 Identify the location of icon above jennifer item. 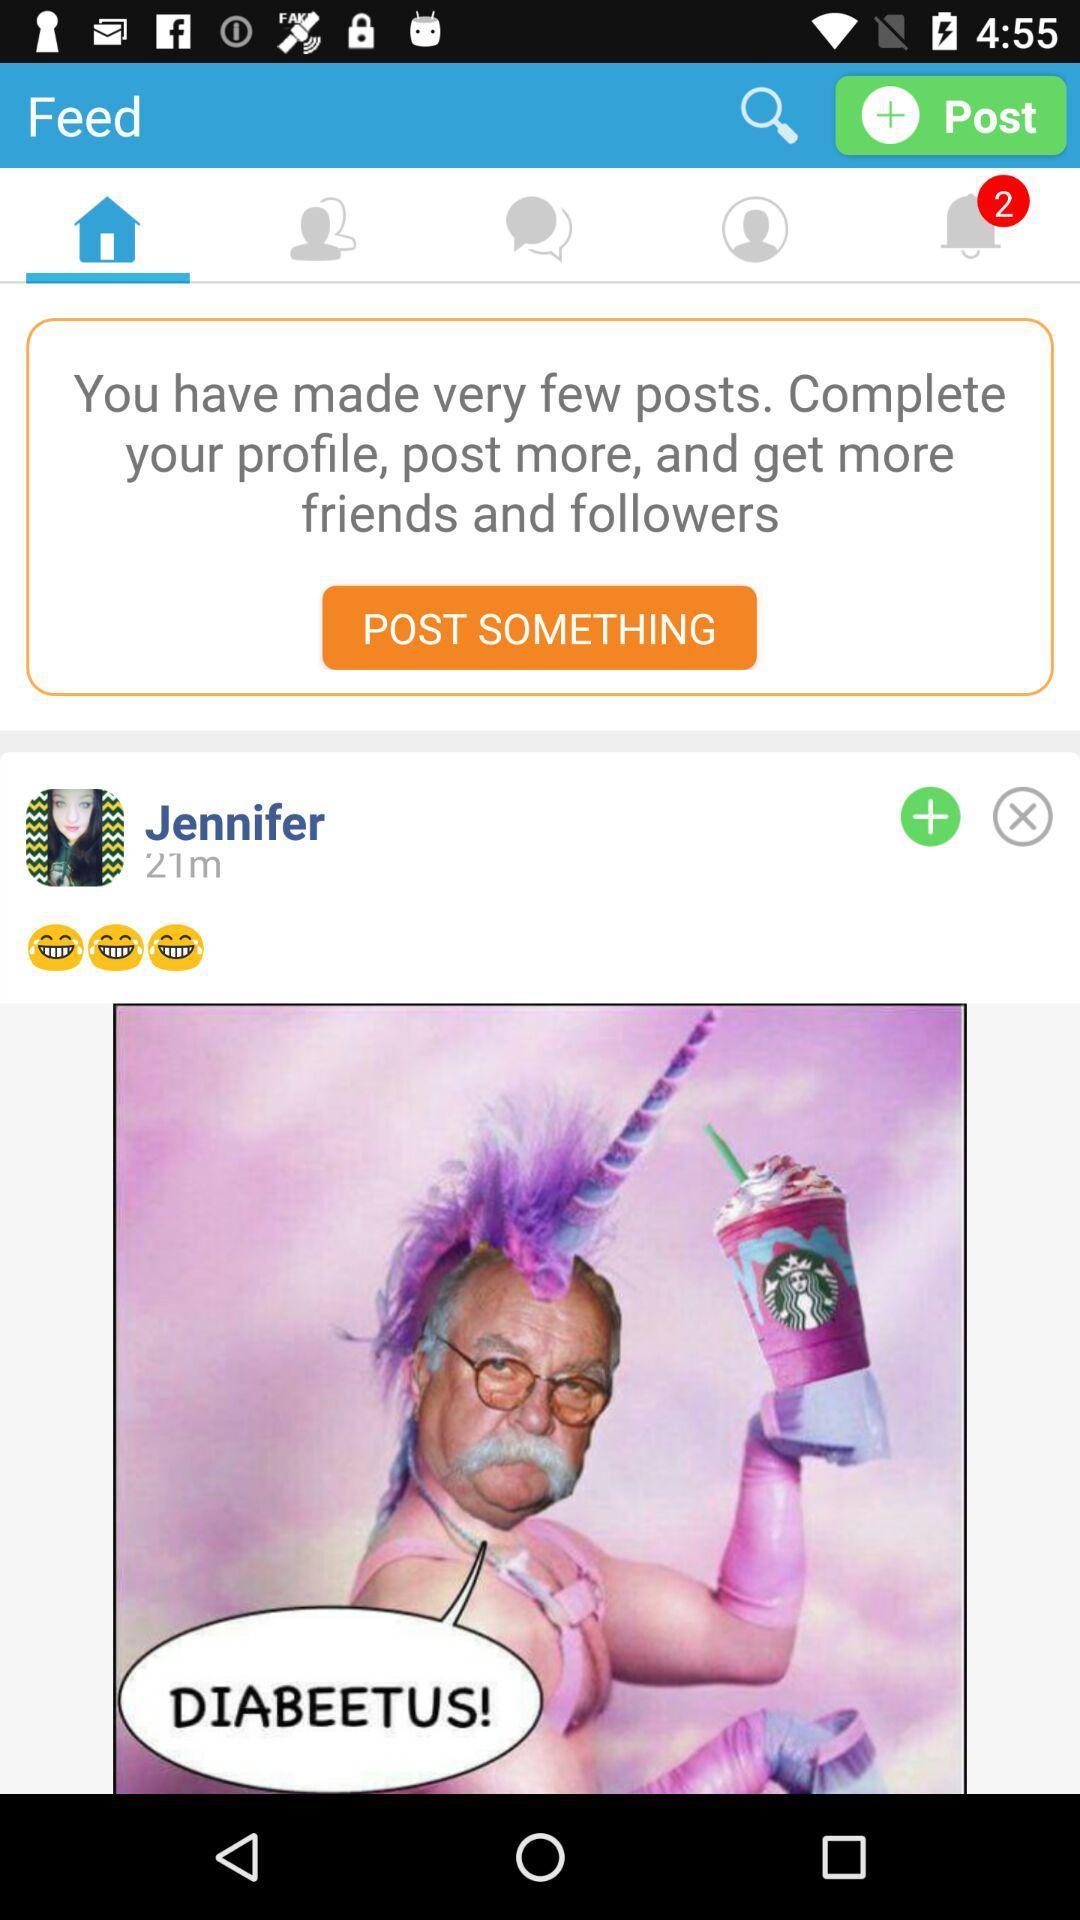
(538, 626).